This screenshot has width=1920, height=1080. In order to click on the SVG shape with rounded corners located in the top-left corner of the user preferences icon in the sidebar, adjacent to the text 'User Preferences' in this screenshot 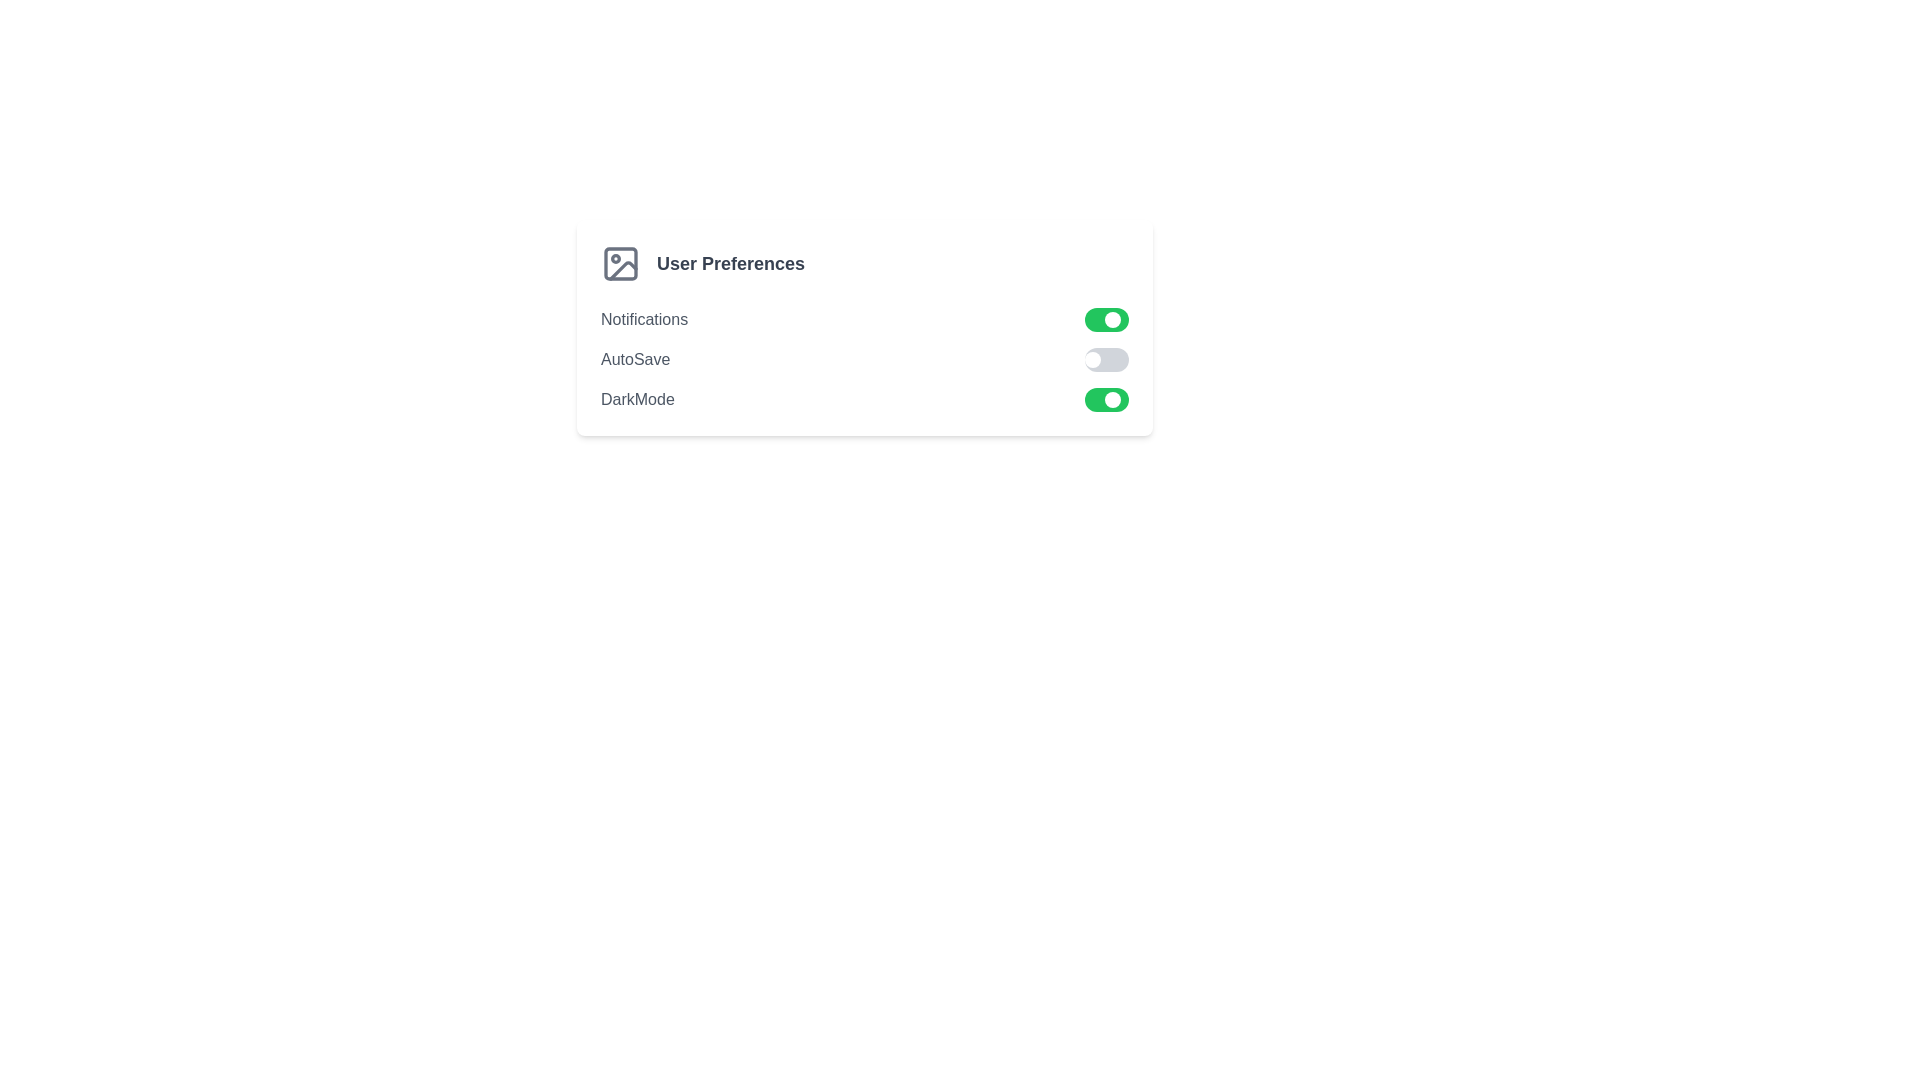, I will do `click(619, 262)`.